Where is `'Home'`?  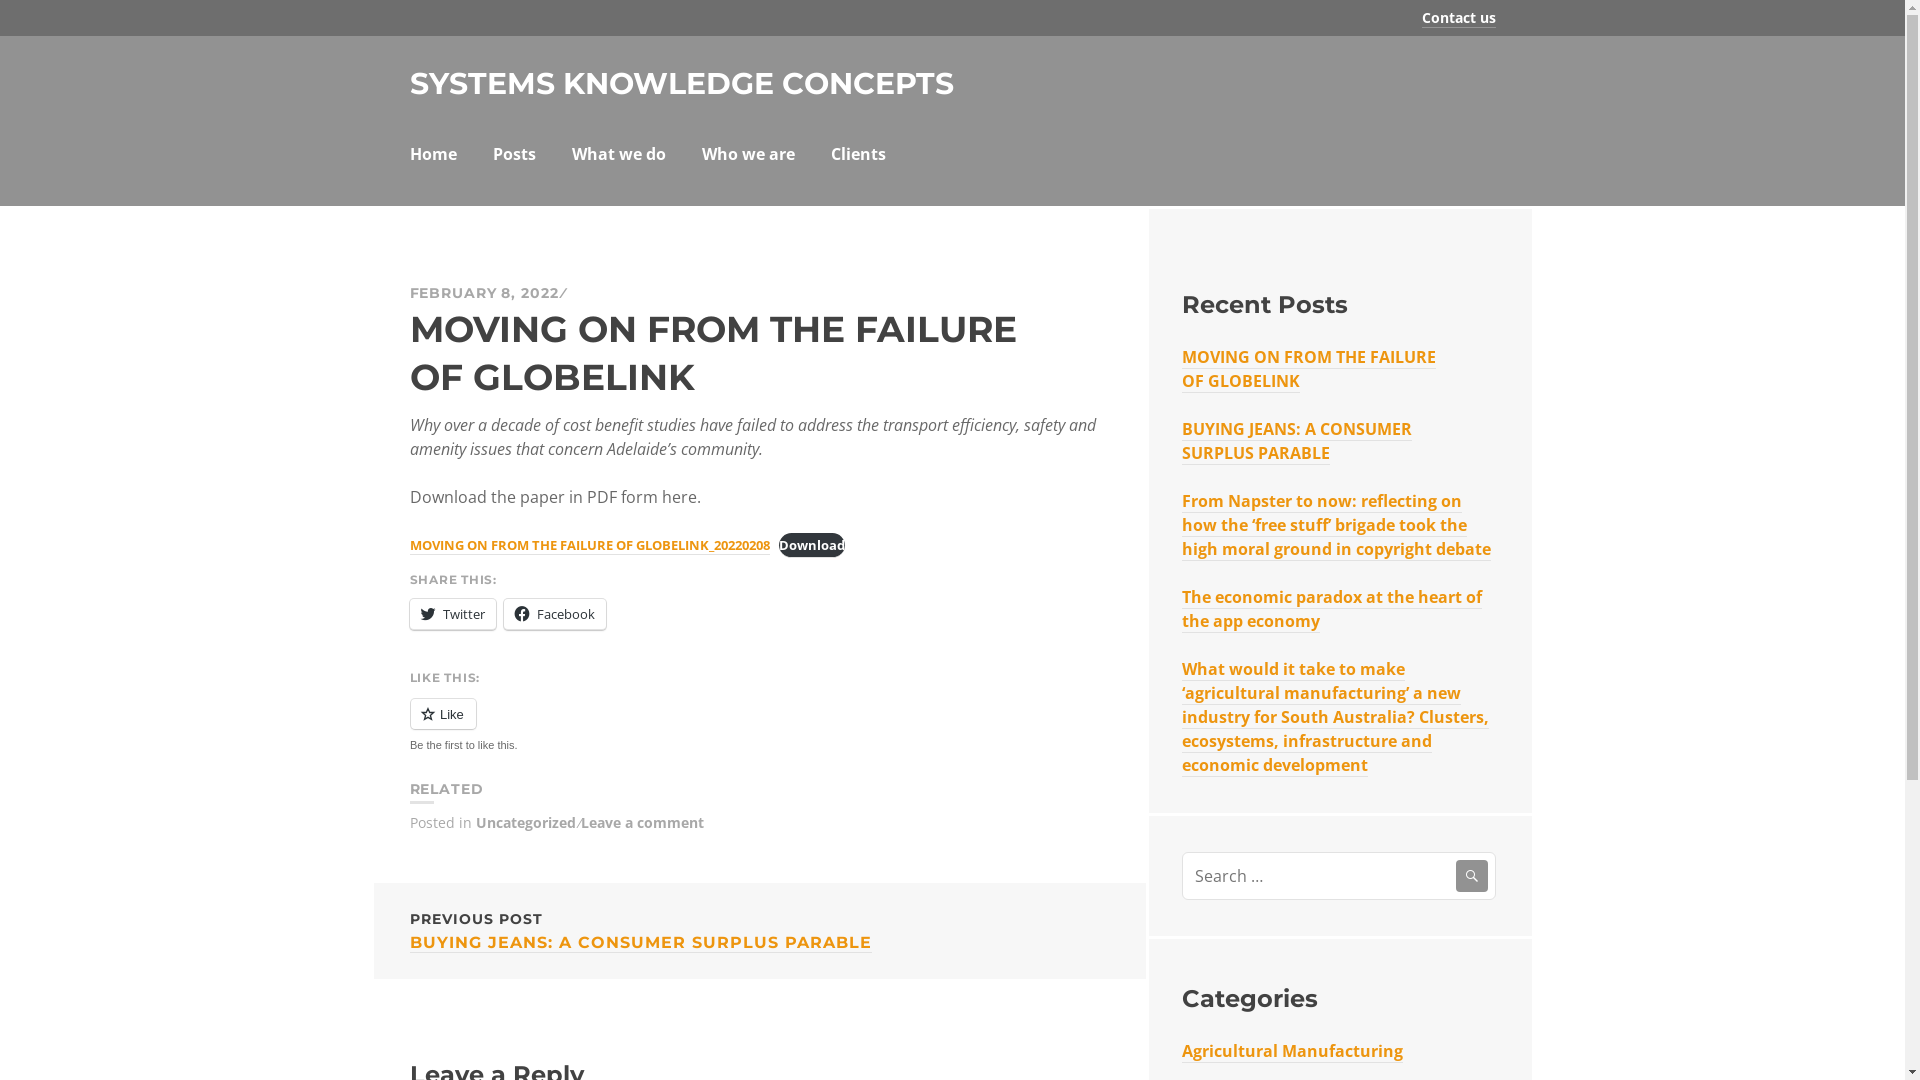 'Home' is located at coordinates (432, 155).